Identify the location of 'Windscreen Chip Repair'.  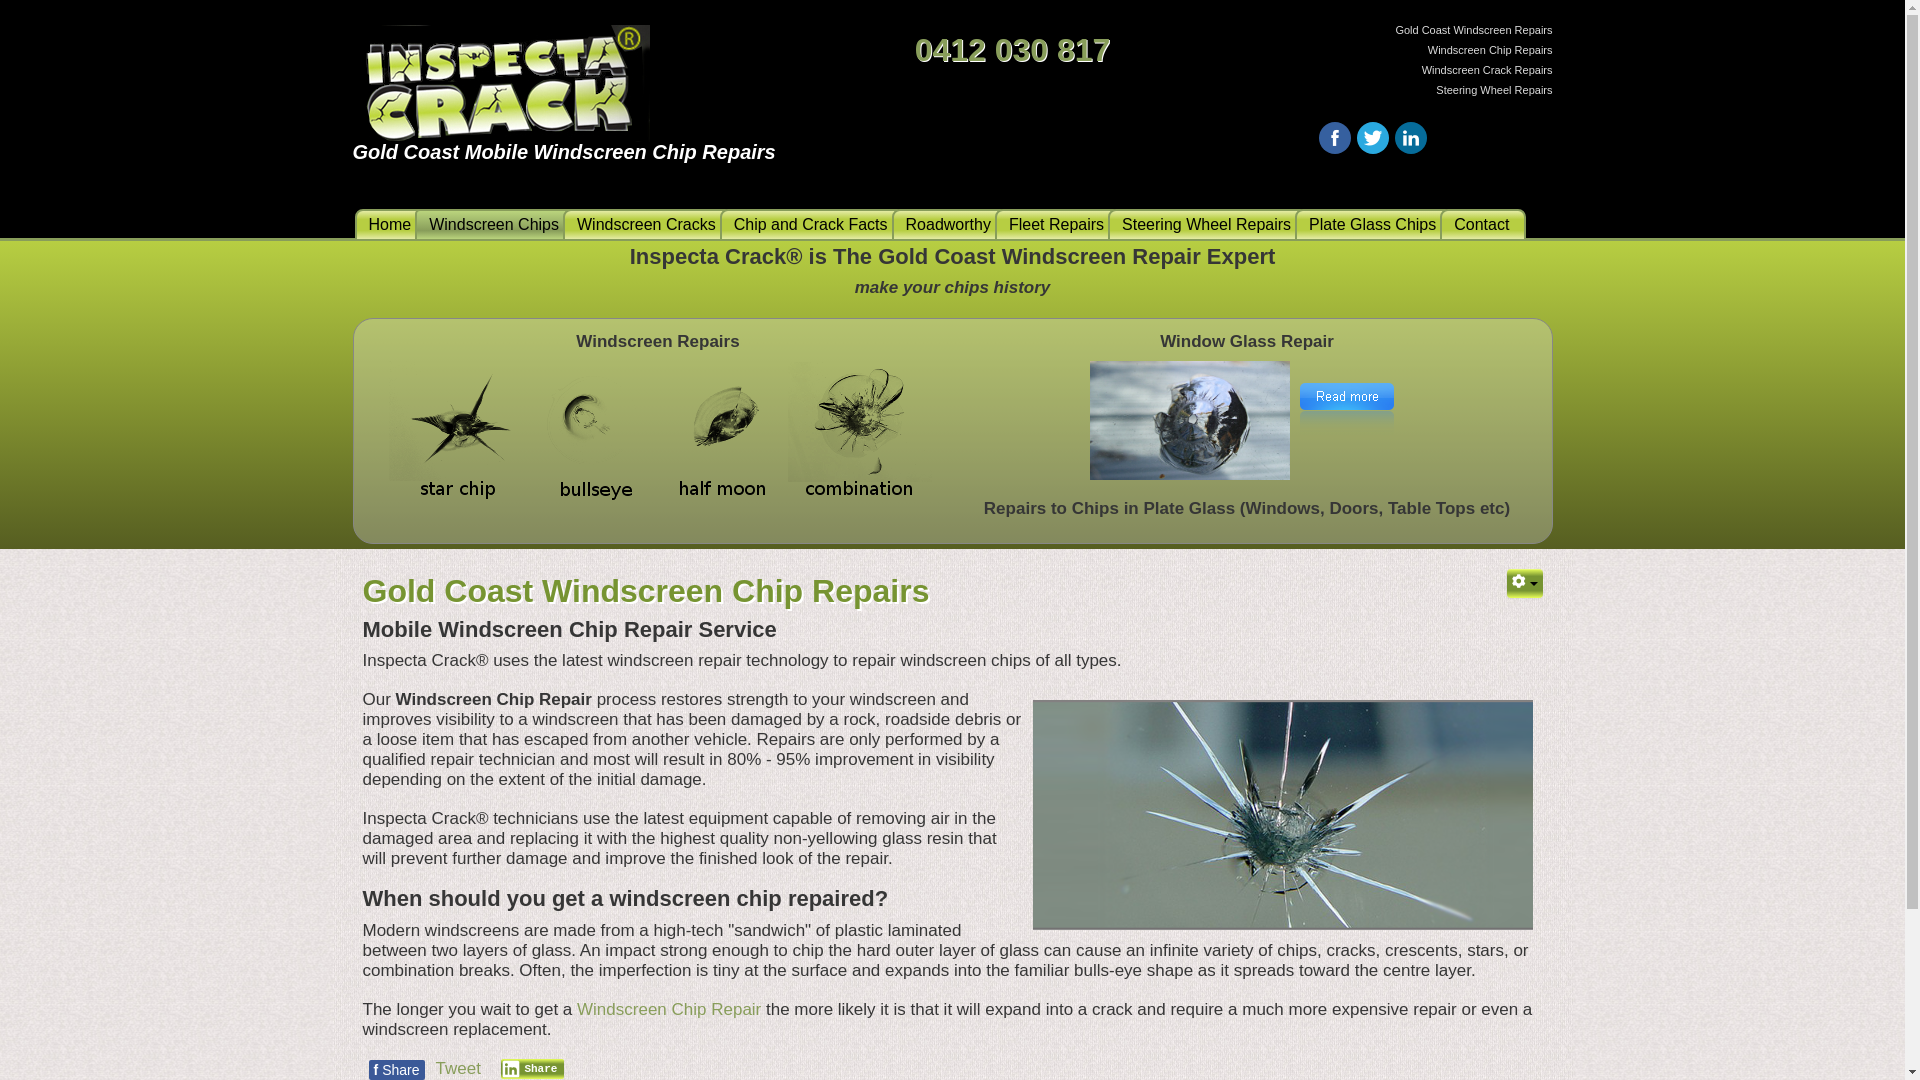
(575, 1009).